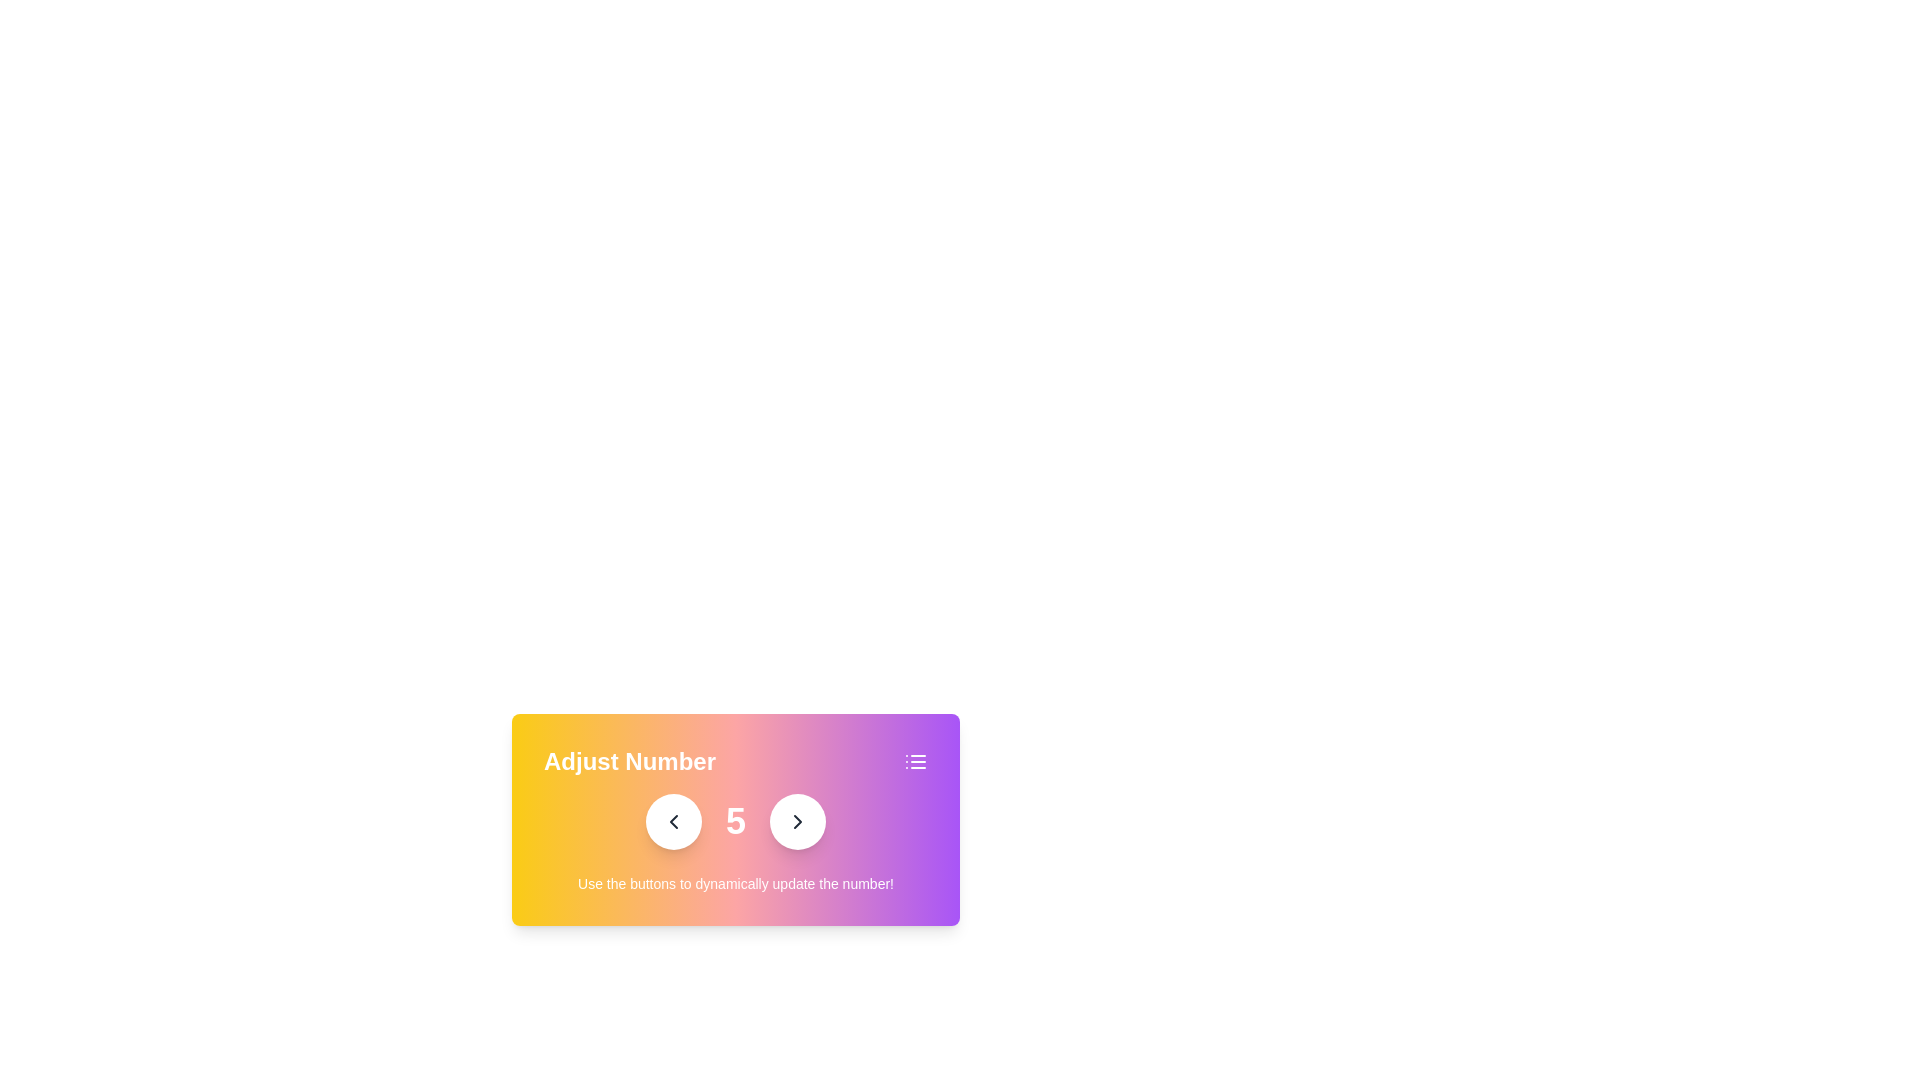 Image resolution: width=1920 pixels, height=1080 pixels. What do you see at coordinates (628, 762) in the screenshot?
I see `the static text label that describes the purpose of the related interface components below it, specifically the label titled 'Adjust Number'` at bounding box center [628, 762].